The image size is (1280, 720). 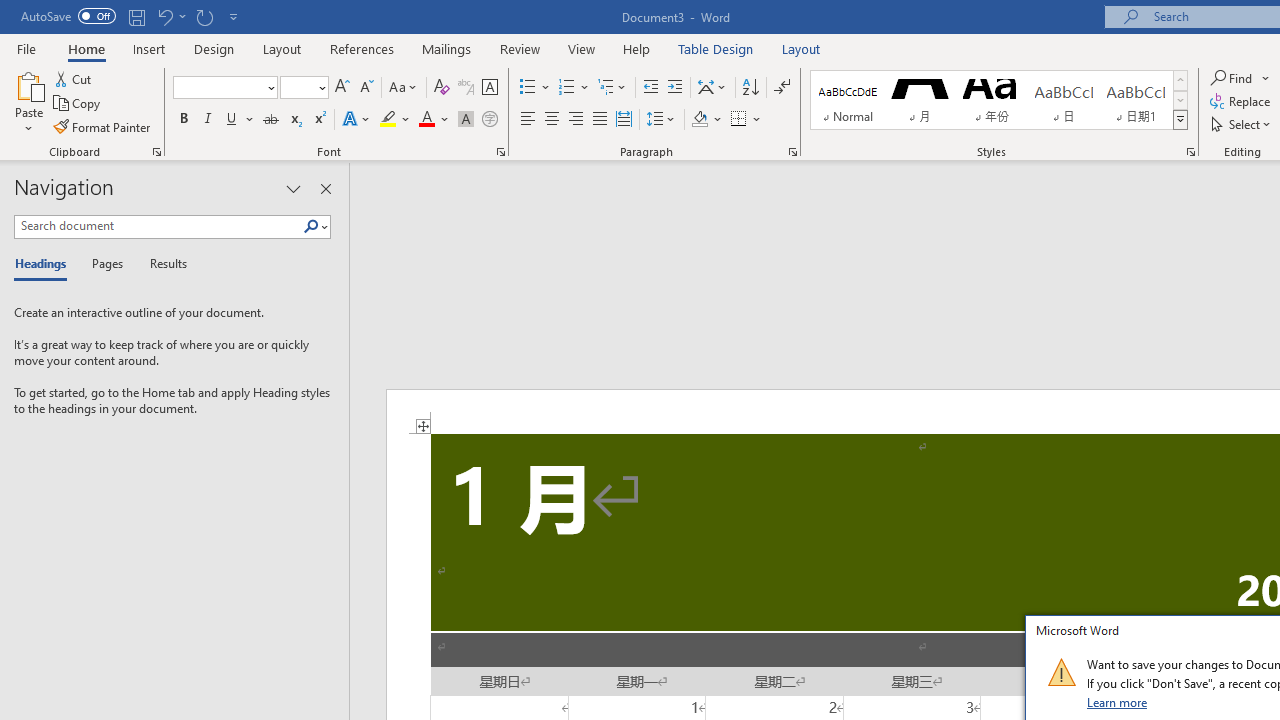 I want to click on 'Text Effects and Typography', so click(x=357, y=119).